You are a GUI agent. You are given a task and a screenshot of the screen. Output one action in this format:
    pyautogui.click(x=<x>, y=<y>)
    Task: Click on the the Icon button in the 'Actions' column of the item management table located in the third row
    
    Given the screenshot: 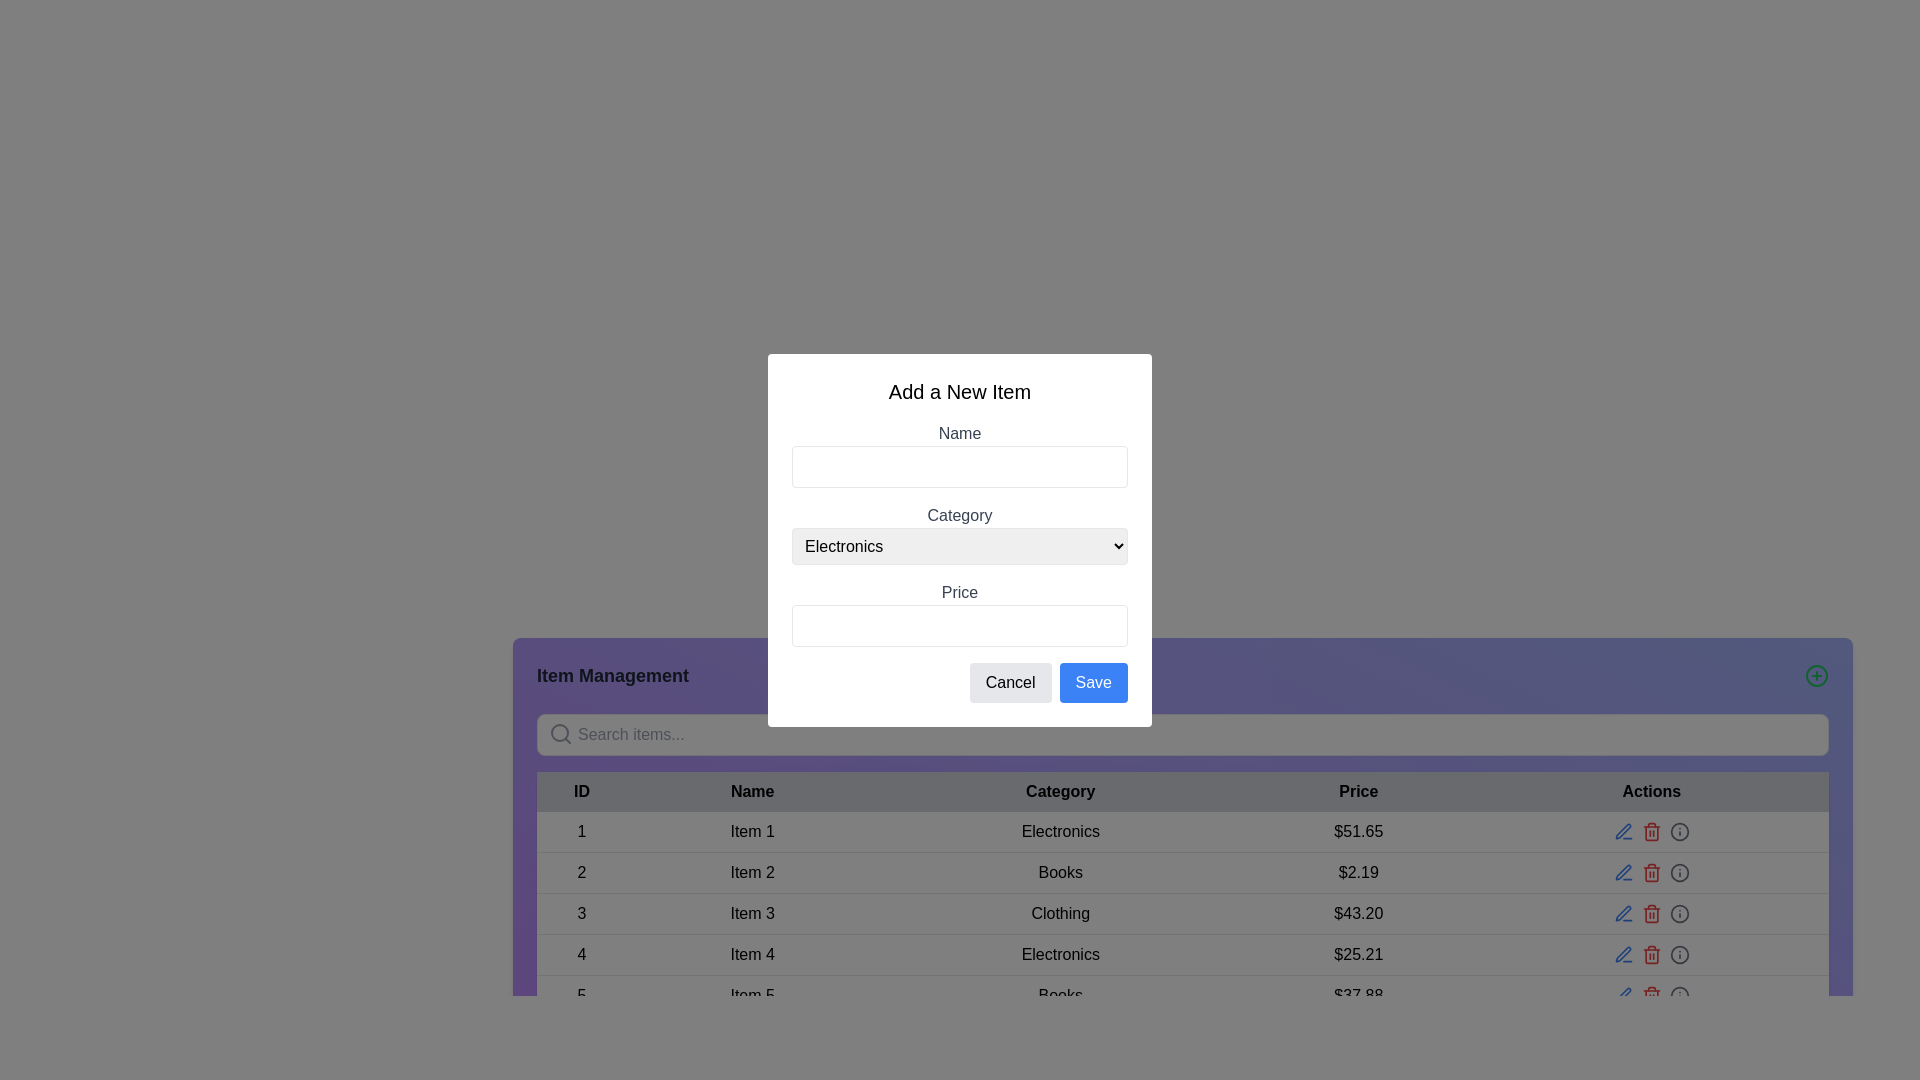 What is the action you would take?
    pyautogui.click(x=1623, y=914)
    